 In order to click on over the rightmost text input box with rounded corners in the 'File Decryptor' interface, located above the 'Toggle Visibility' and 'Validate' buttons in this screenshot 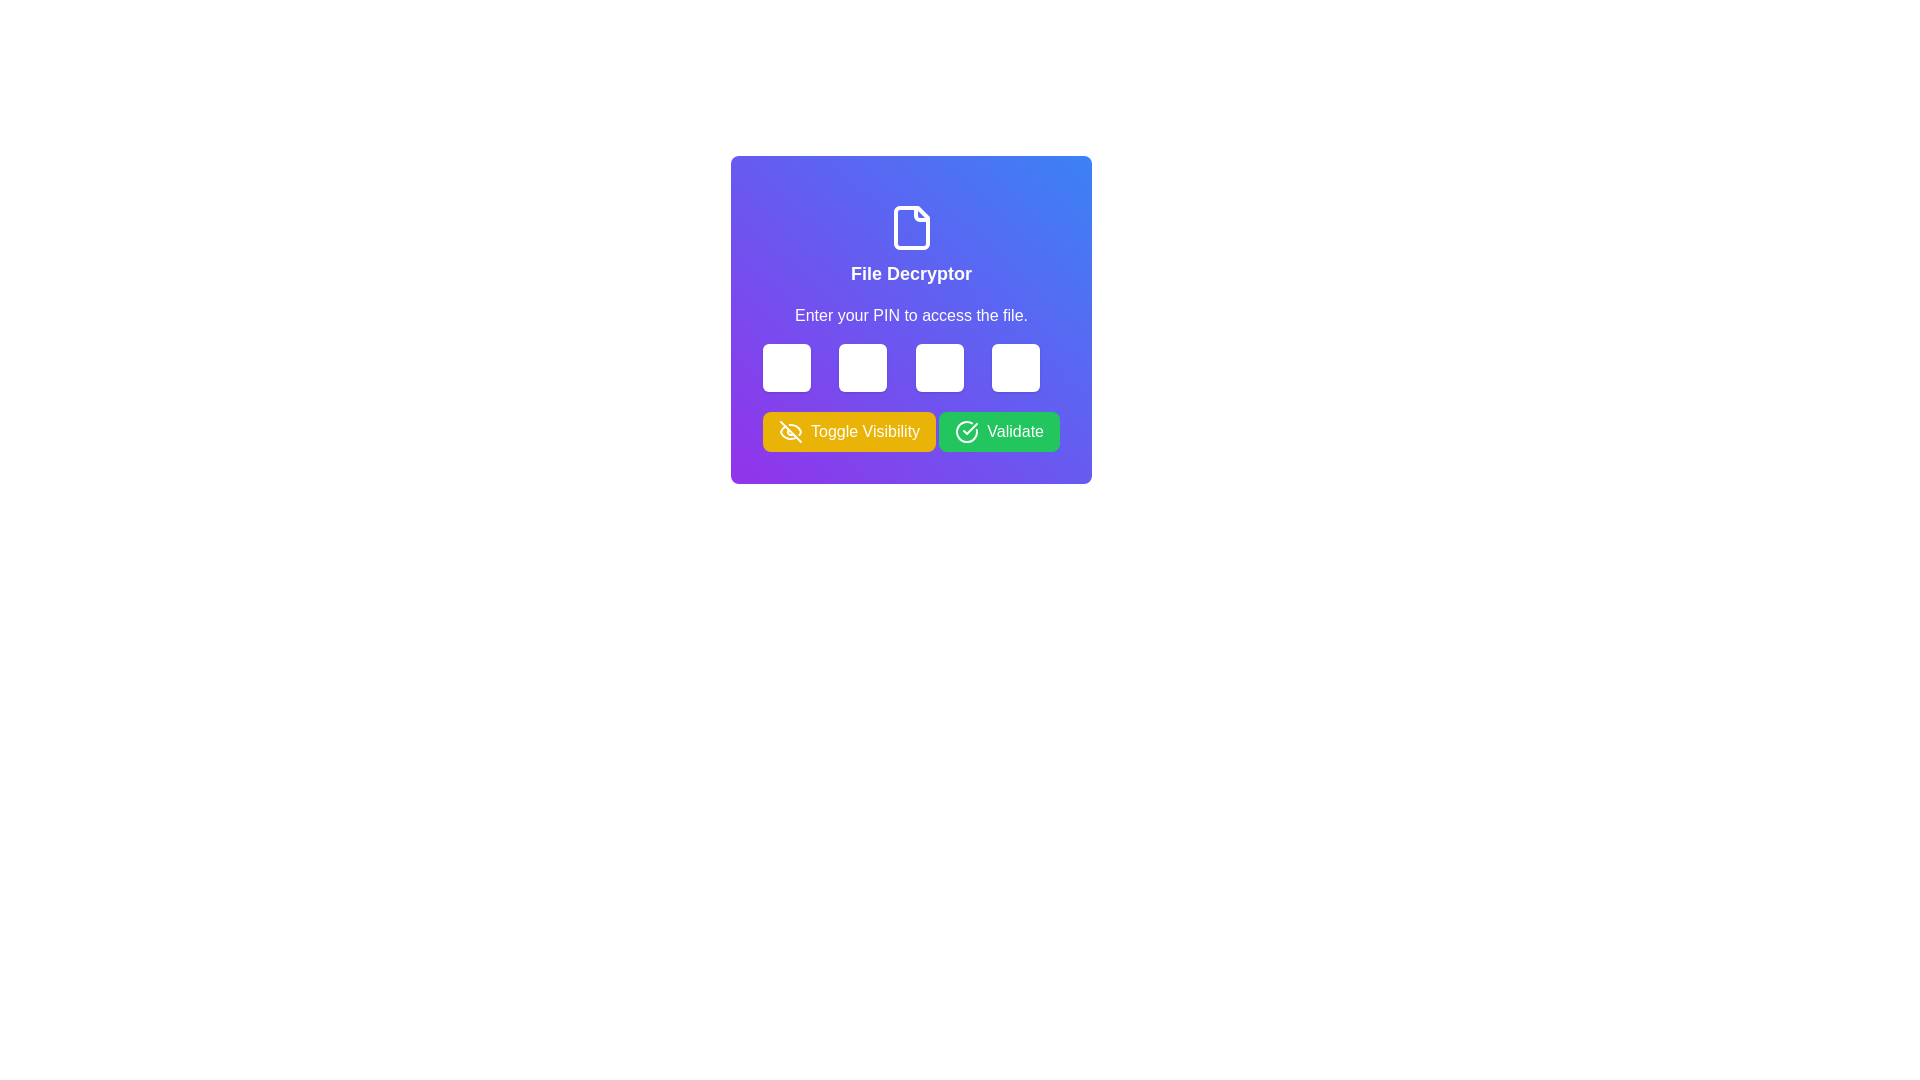, I will do `click(1015, 367)`.